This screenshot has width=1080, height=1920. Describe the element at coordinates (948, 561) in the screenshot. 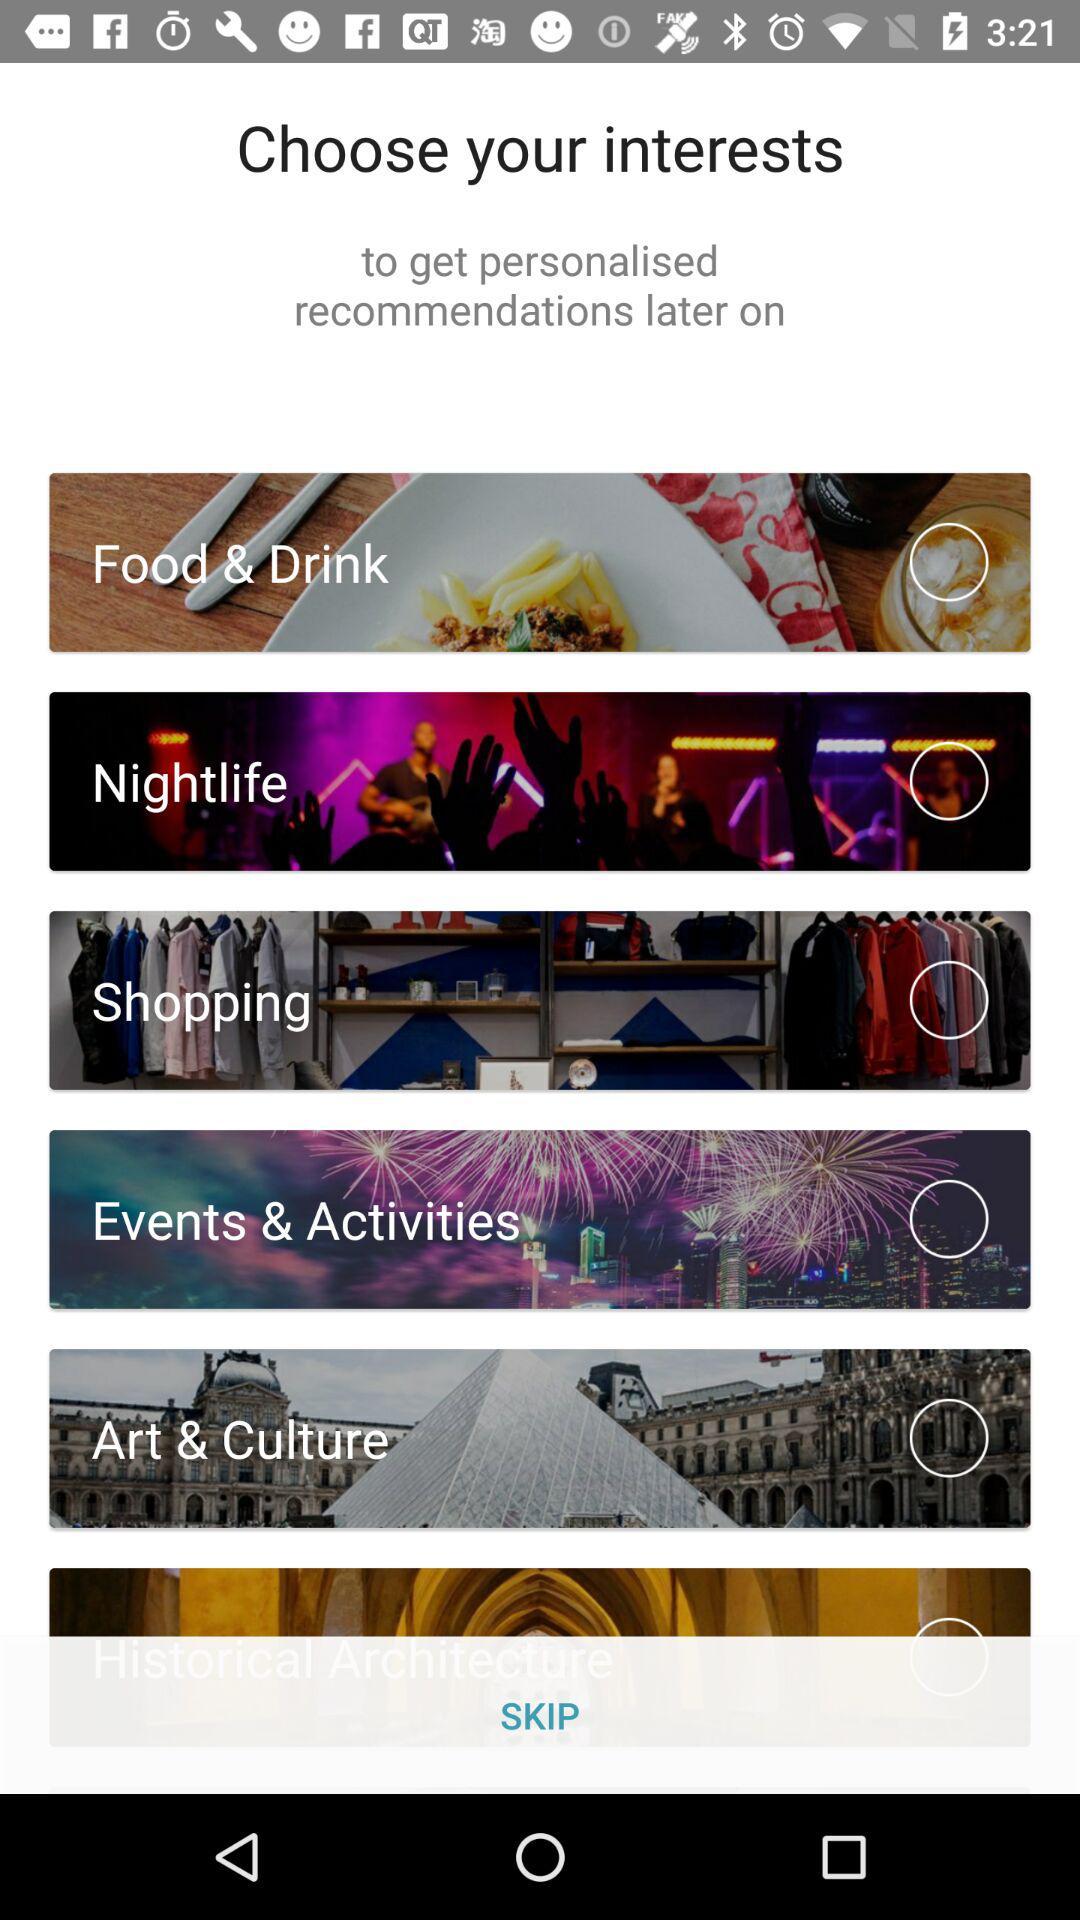

I see `icon on the left side of food  drink` at that location.